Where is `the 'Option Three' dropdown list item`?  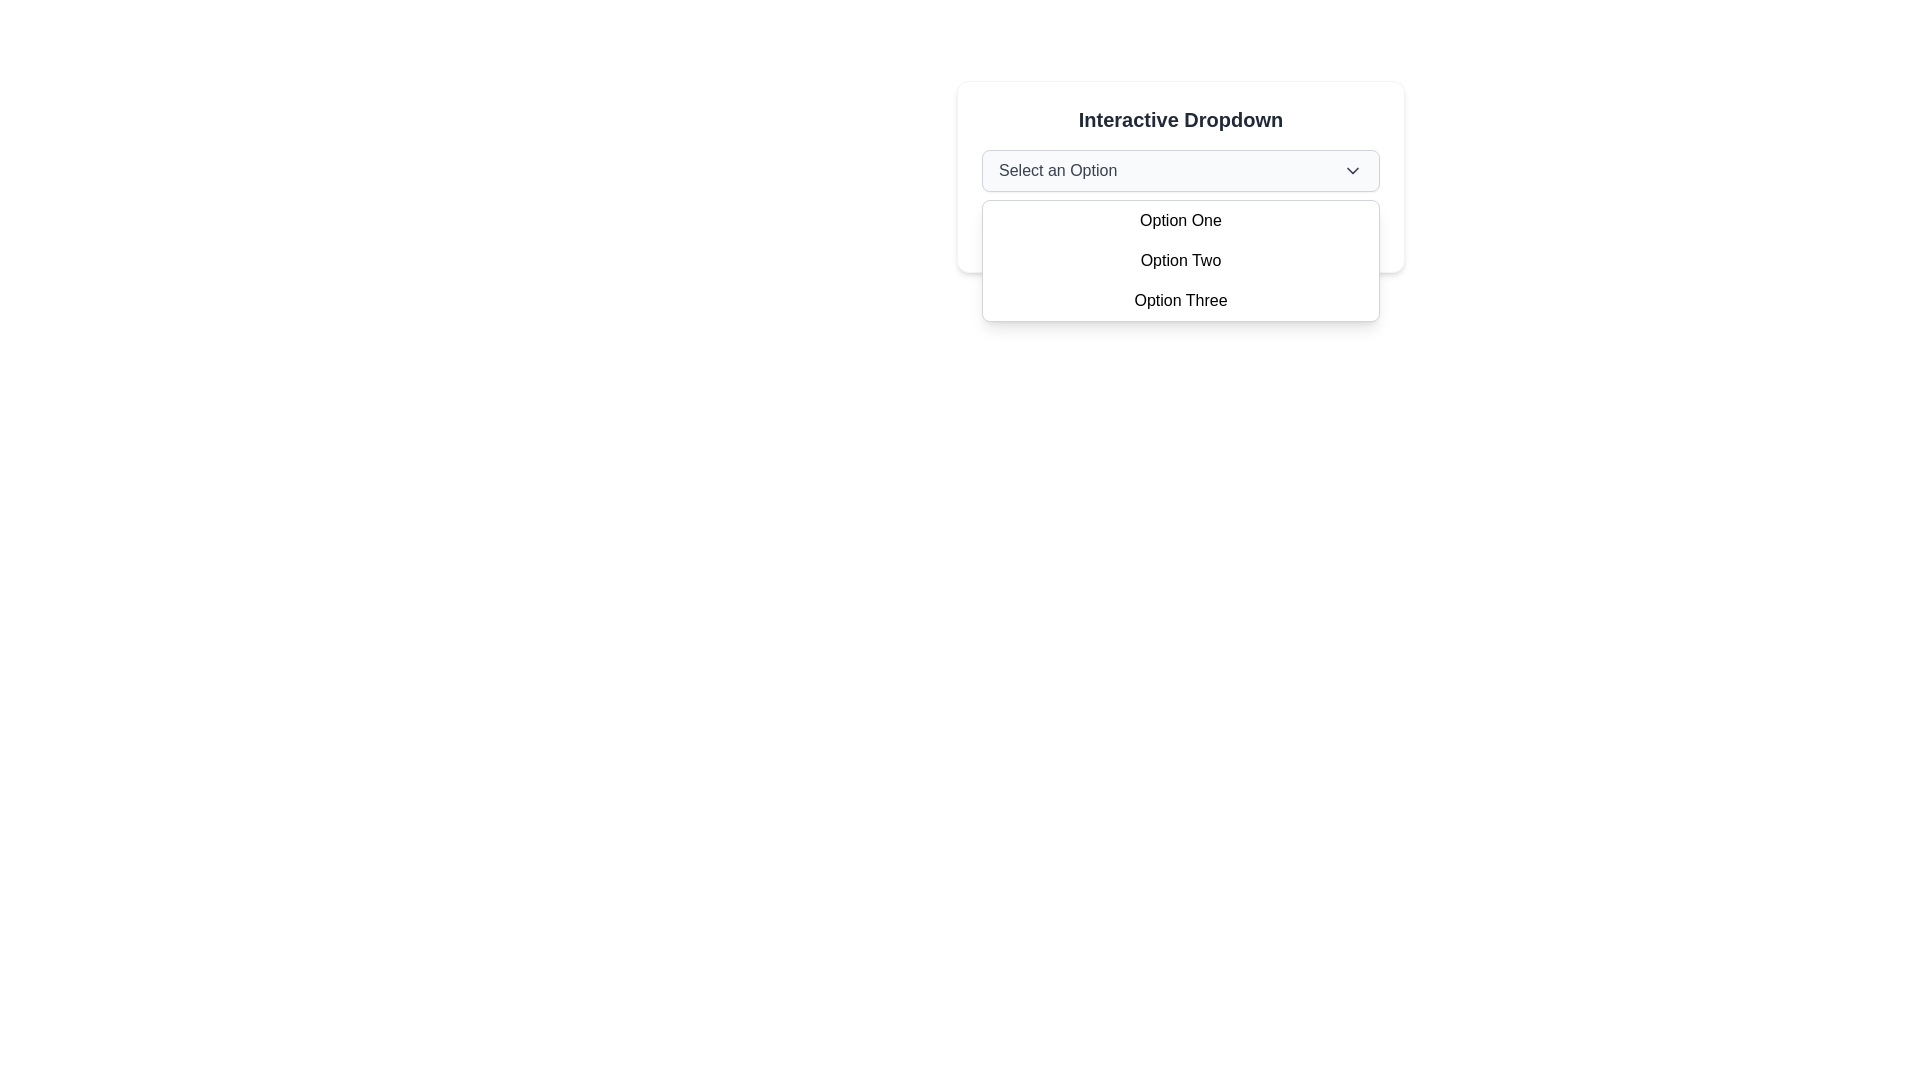
the 'Option Three' dropdown list item is located at coordinates (1180, 300).